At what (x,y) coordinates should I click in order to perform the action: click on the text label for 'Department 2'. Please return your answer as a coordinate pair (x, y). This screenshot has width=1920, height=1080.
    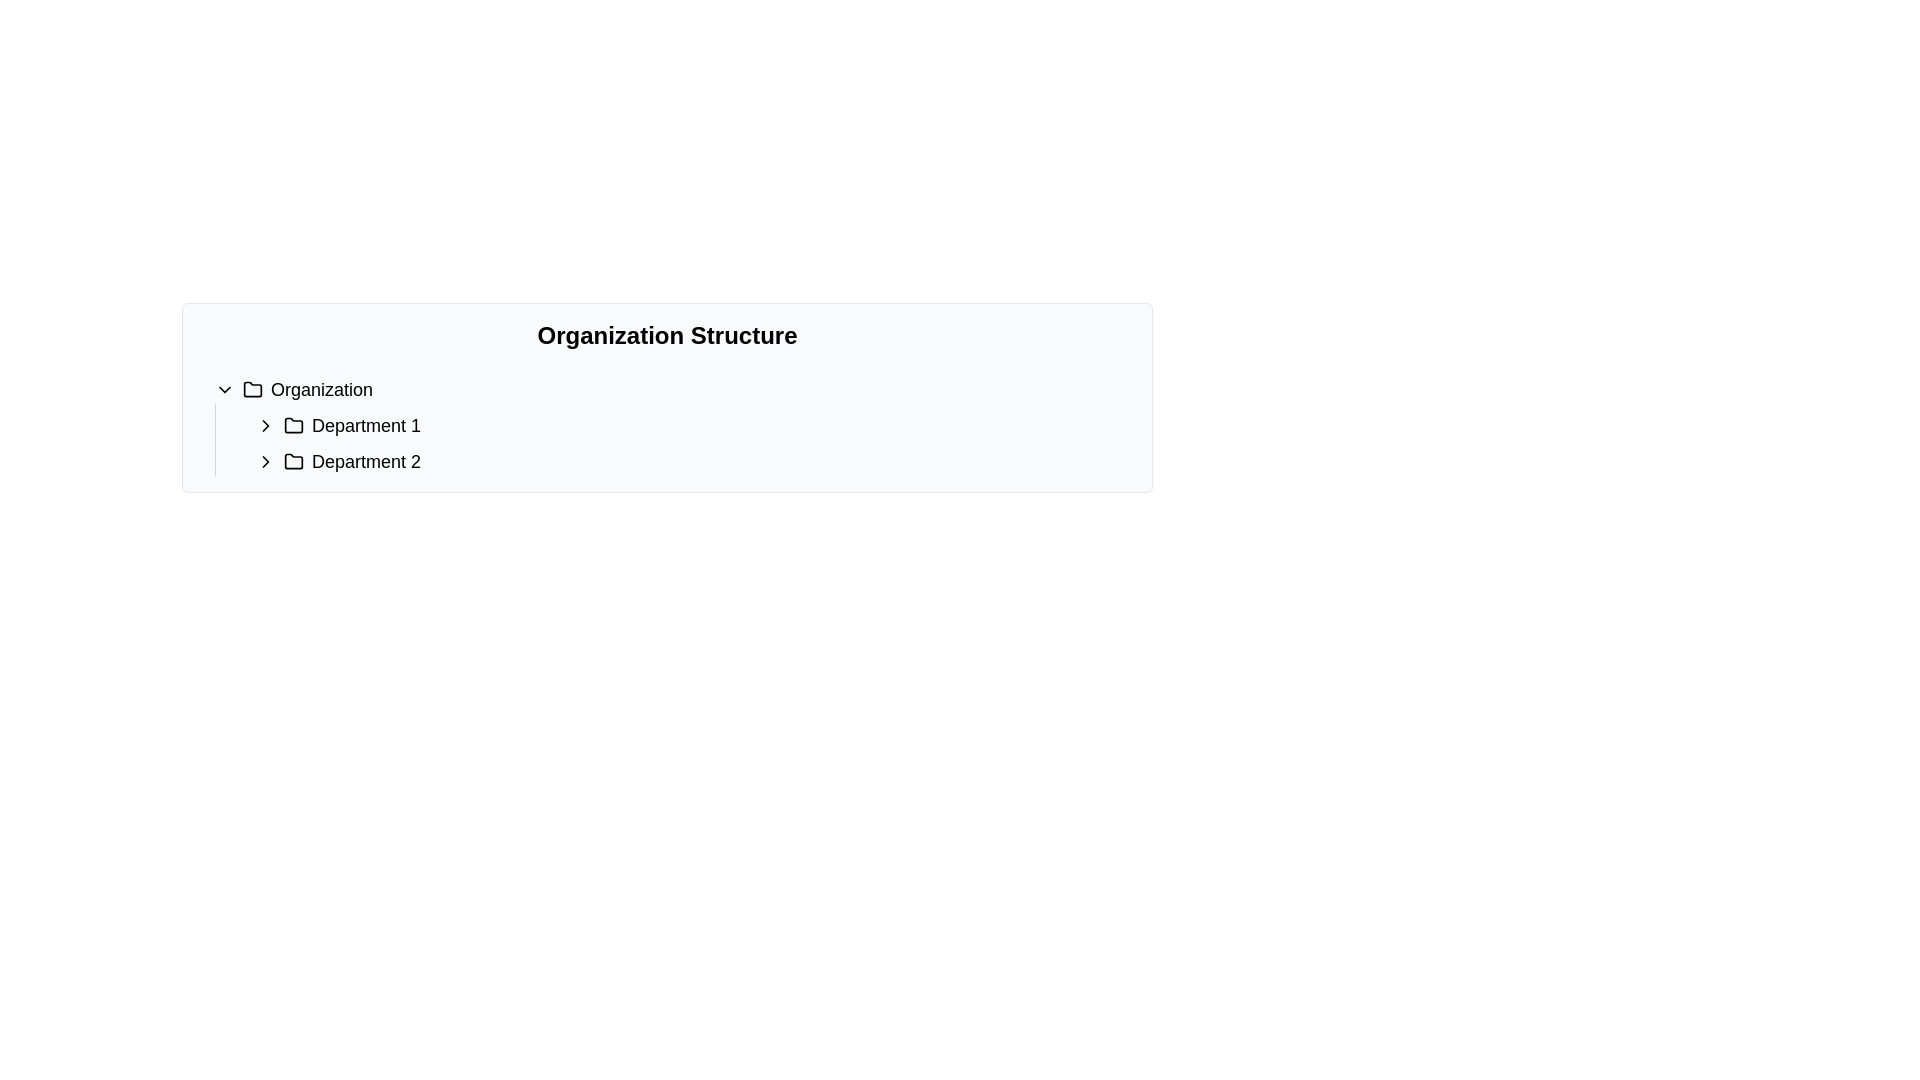
    Looking at the image, I should click on (366, 462).